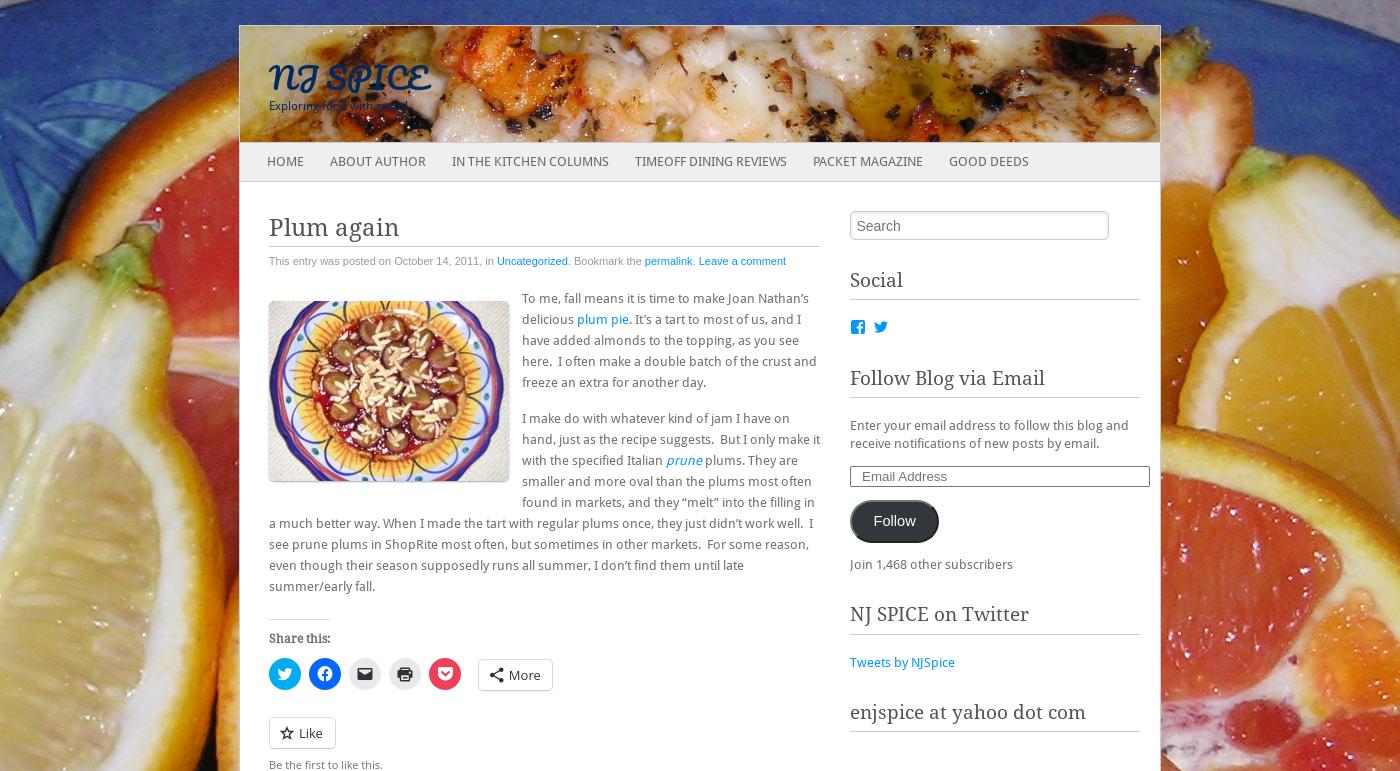  I want to click on 'Enter your email address to follow this blog and receive notifications of new posts by email.', so click(849, 433).